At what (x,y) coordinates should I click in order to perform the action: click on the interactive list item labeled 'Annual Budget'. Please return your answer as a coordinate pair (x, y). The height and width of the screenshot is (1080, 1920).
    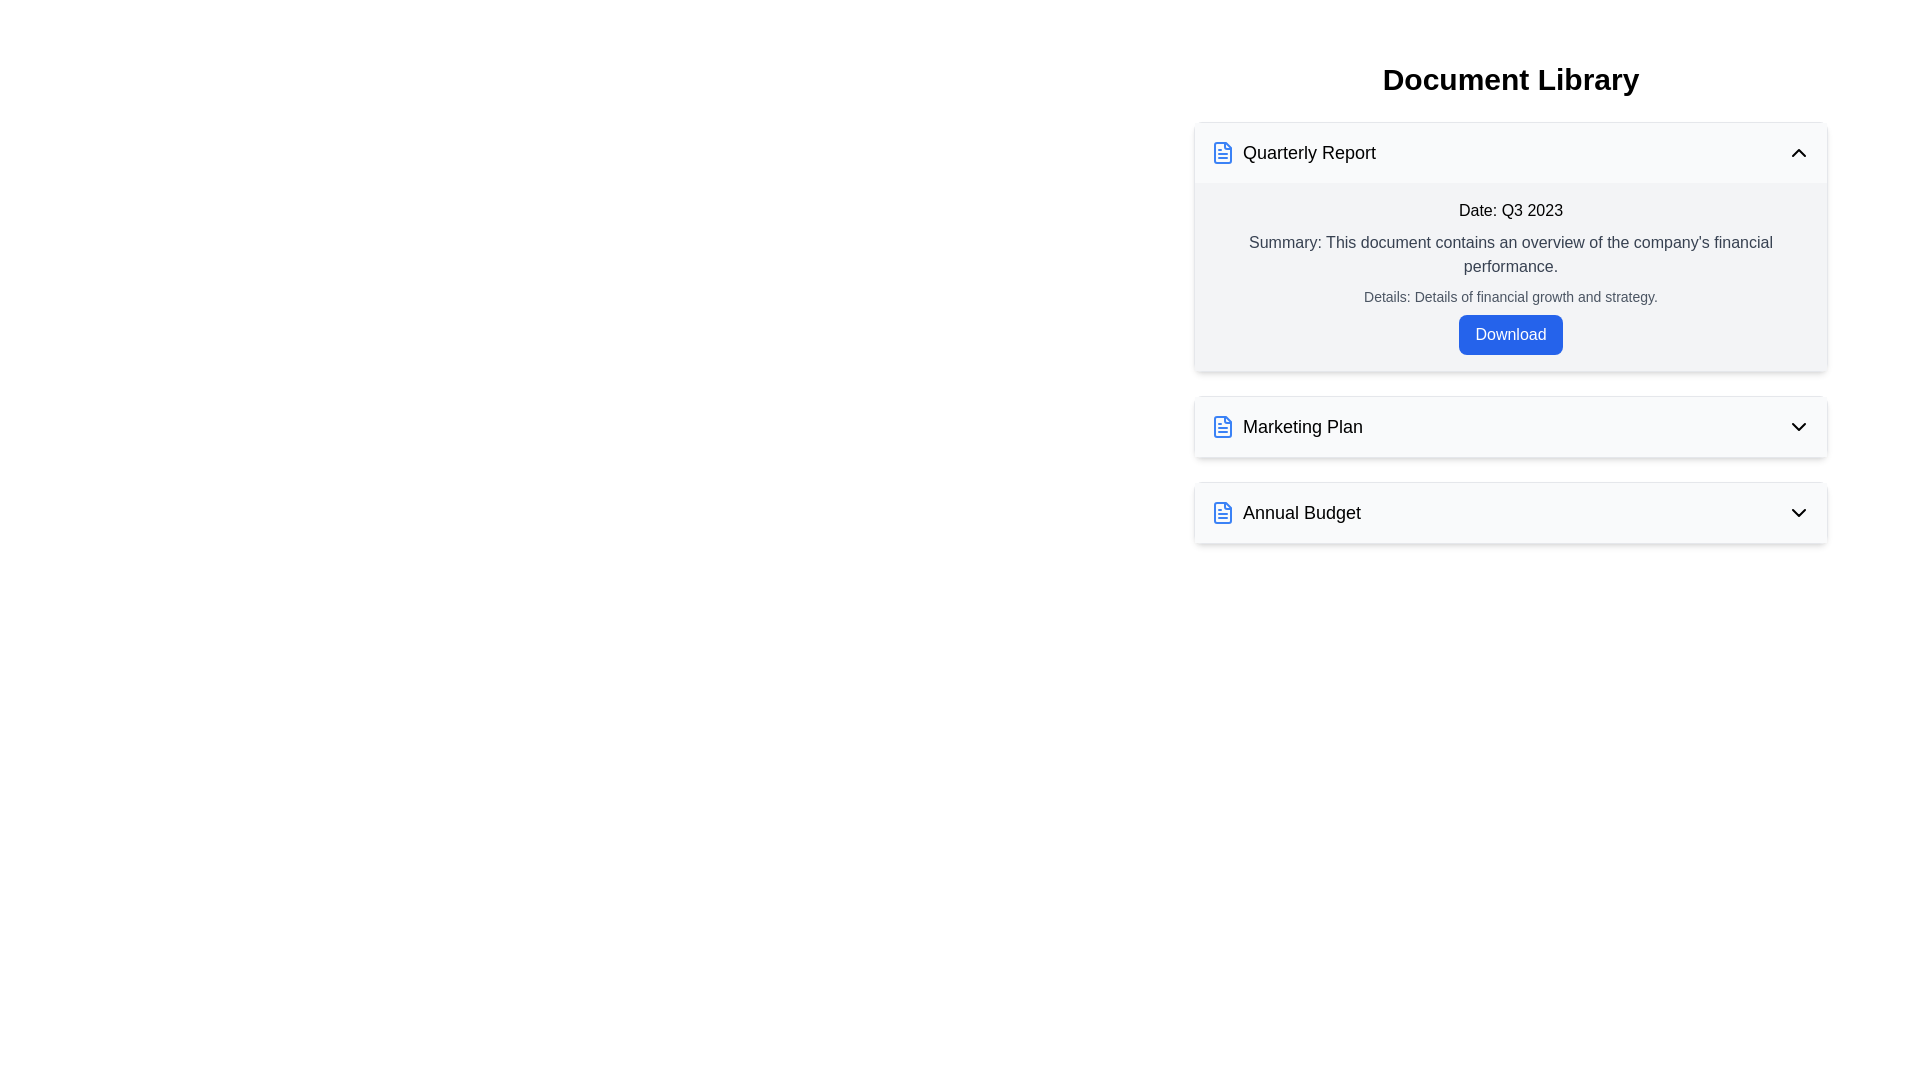
    Looking at the image, I should click on (1511, 512).